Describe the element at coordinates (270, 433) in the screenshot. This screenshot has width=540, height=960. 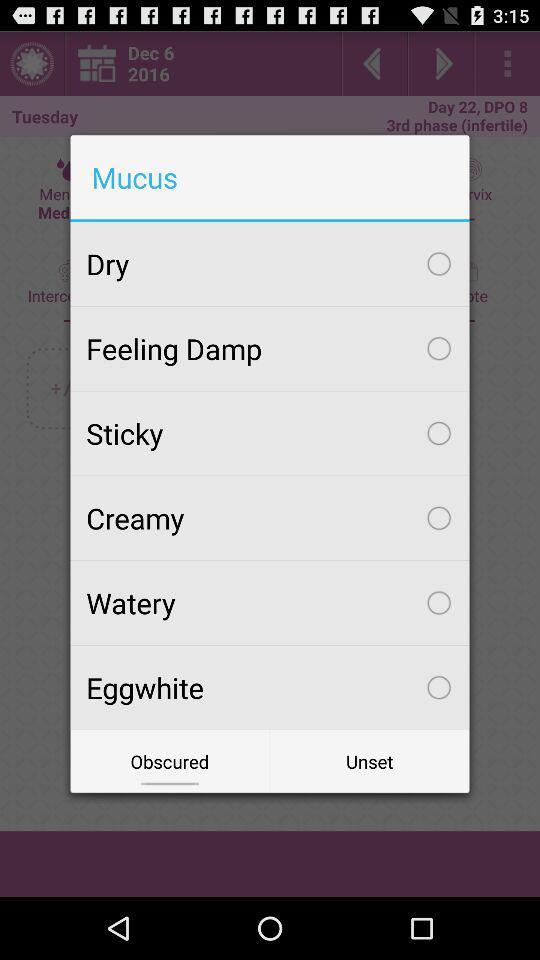
I see `sticky item` at that location.